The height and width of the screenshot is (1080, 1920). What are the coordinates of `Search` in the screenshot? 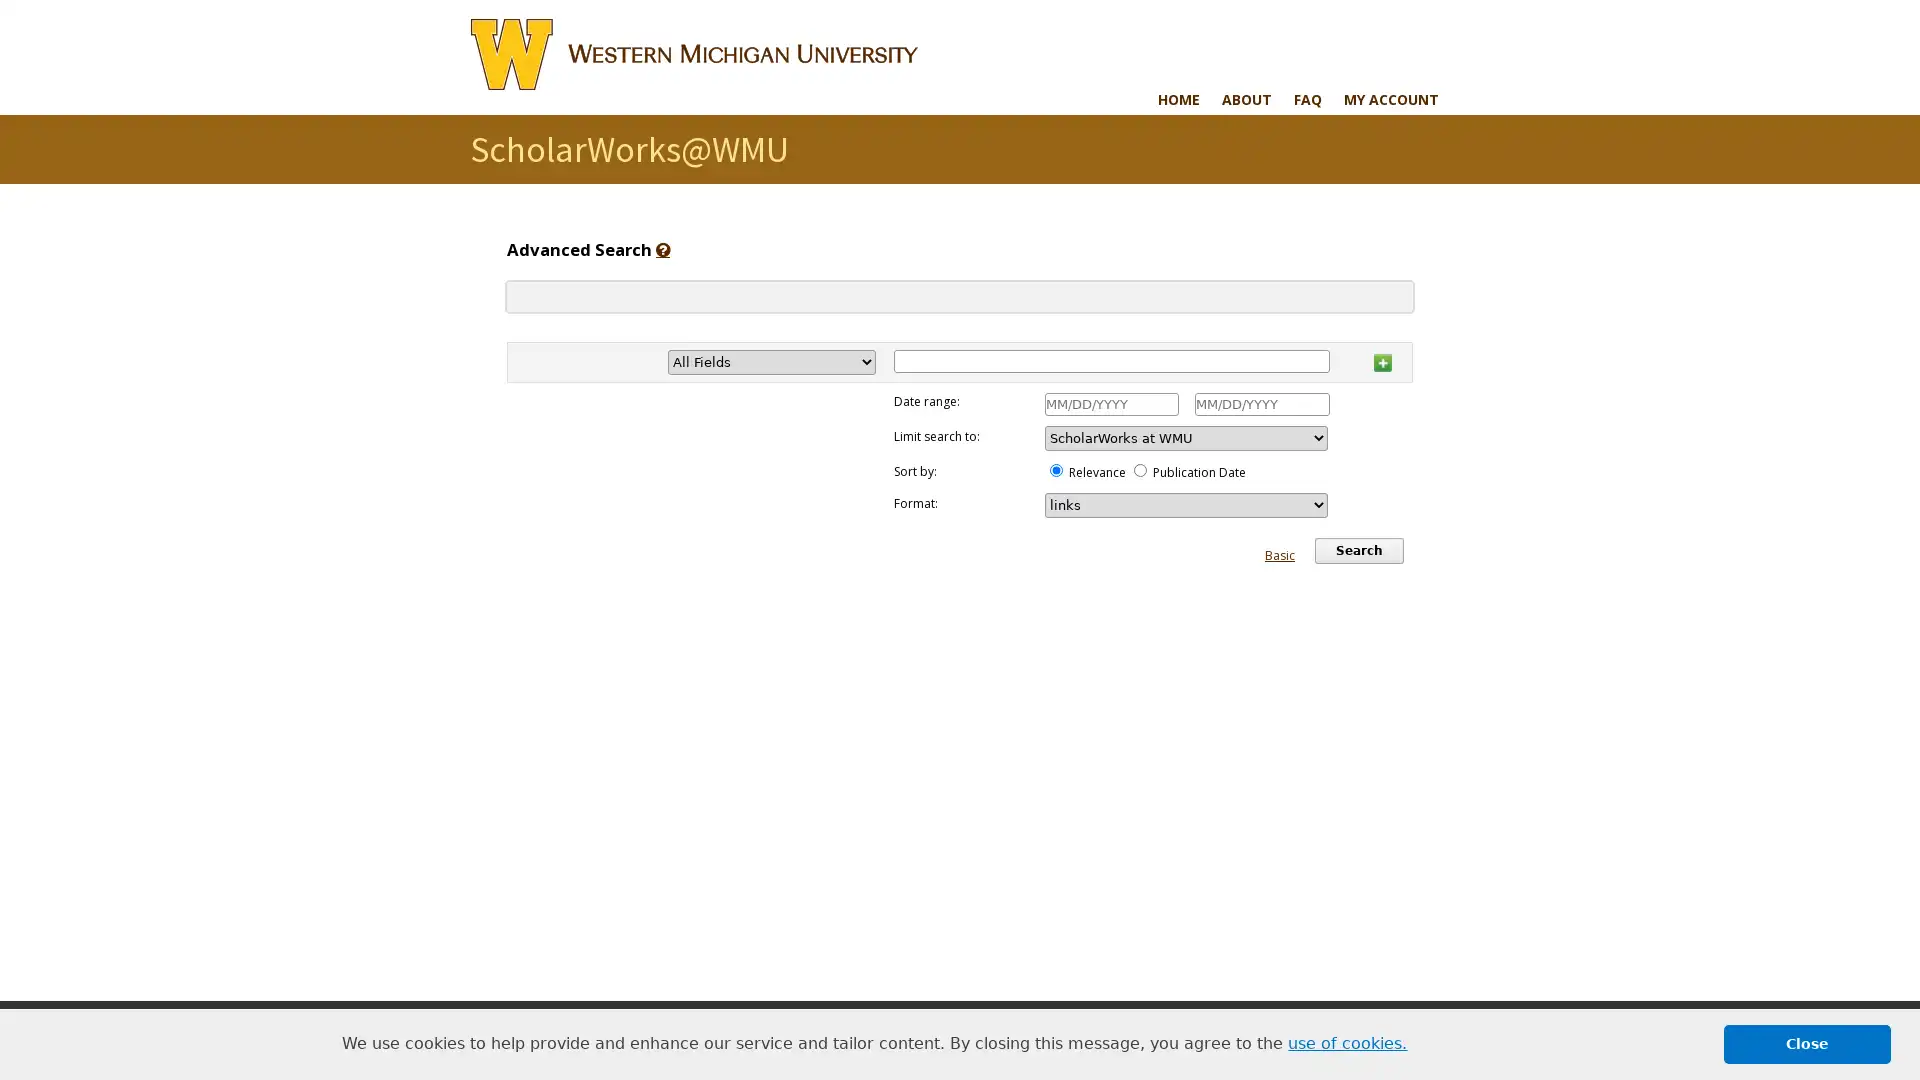 It's located at (1358, 551).